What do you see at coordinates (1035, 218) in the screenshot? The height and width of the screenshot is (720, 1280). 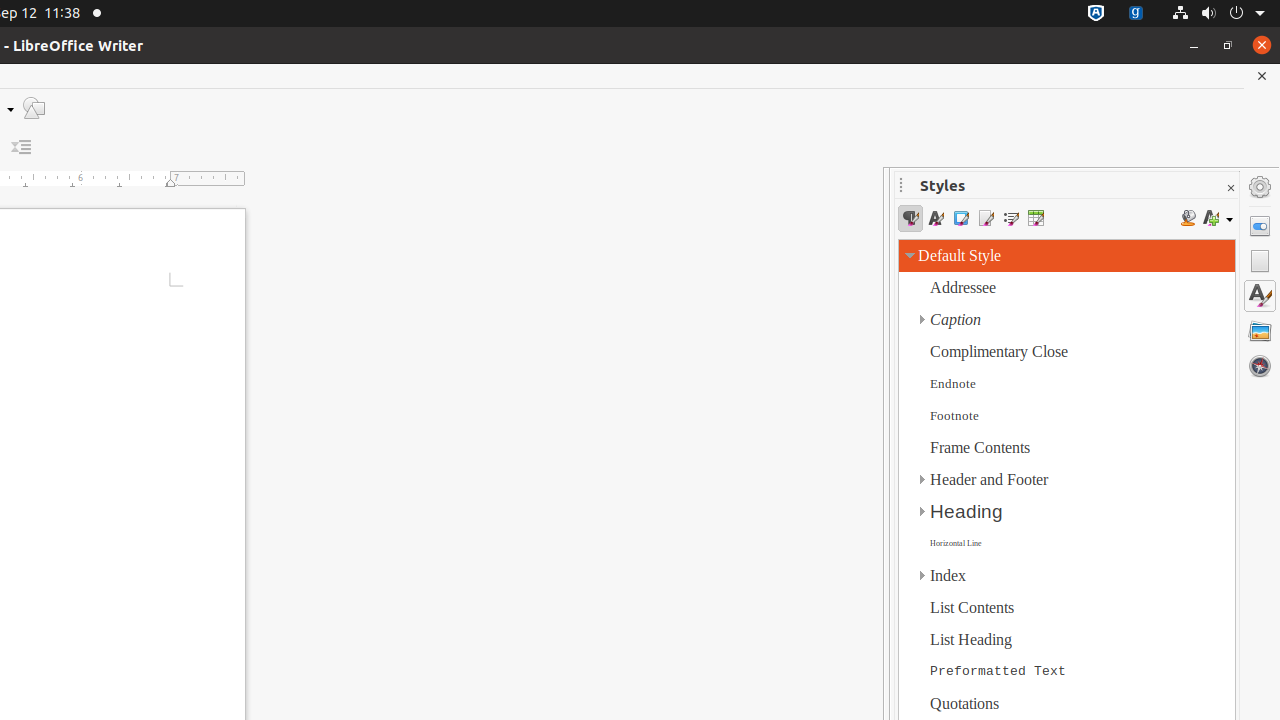 I see `'Table Styles'` at bounding box center [1035, 218].